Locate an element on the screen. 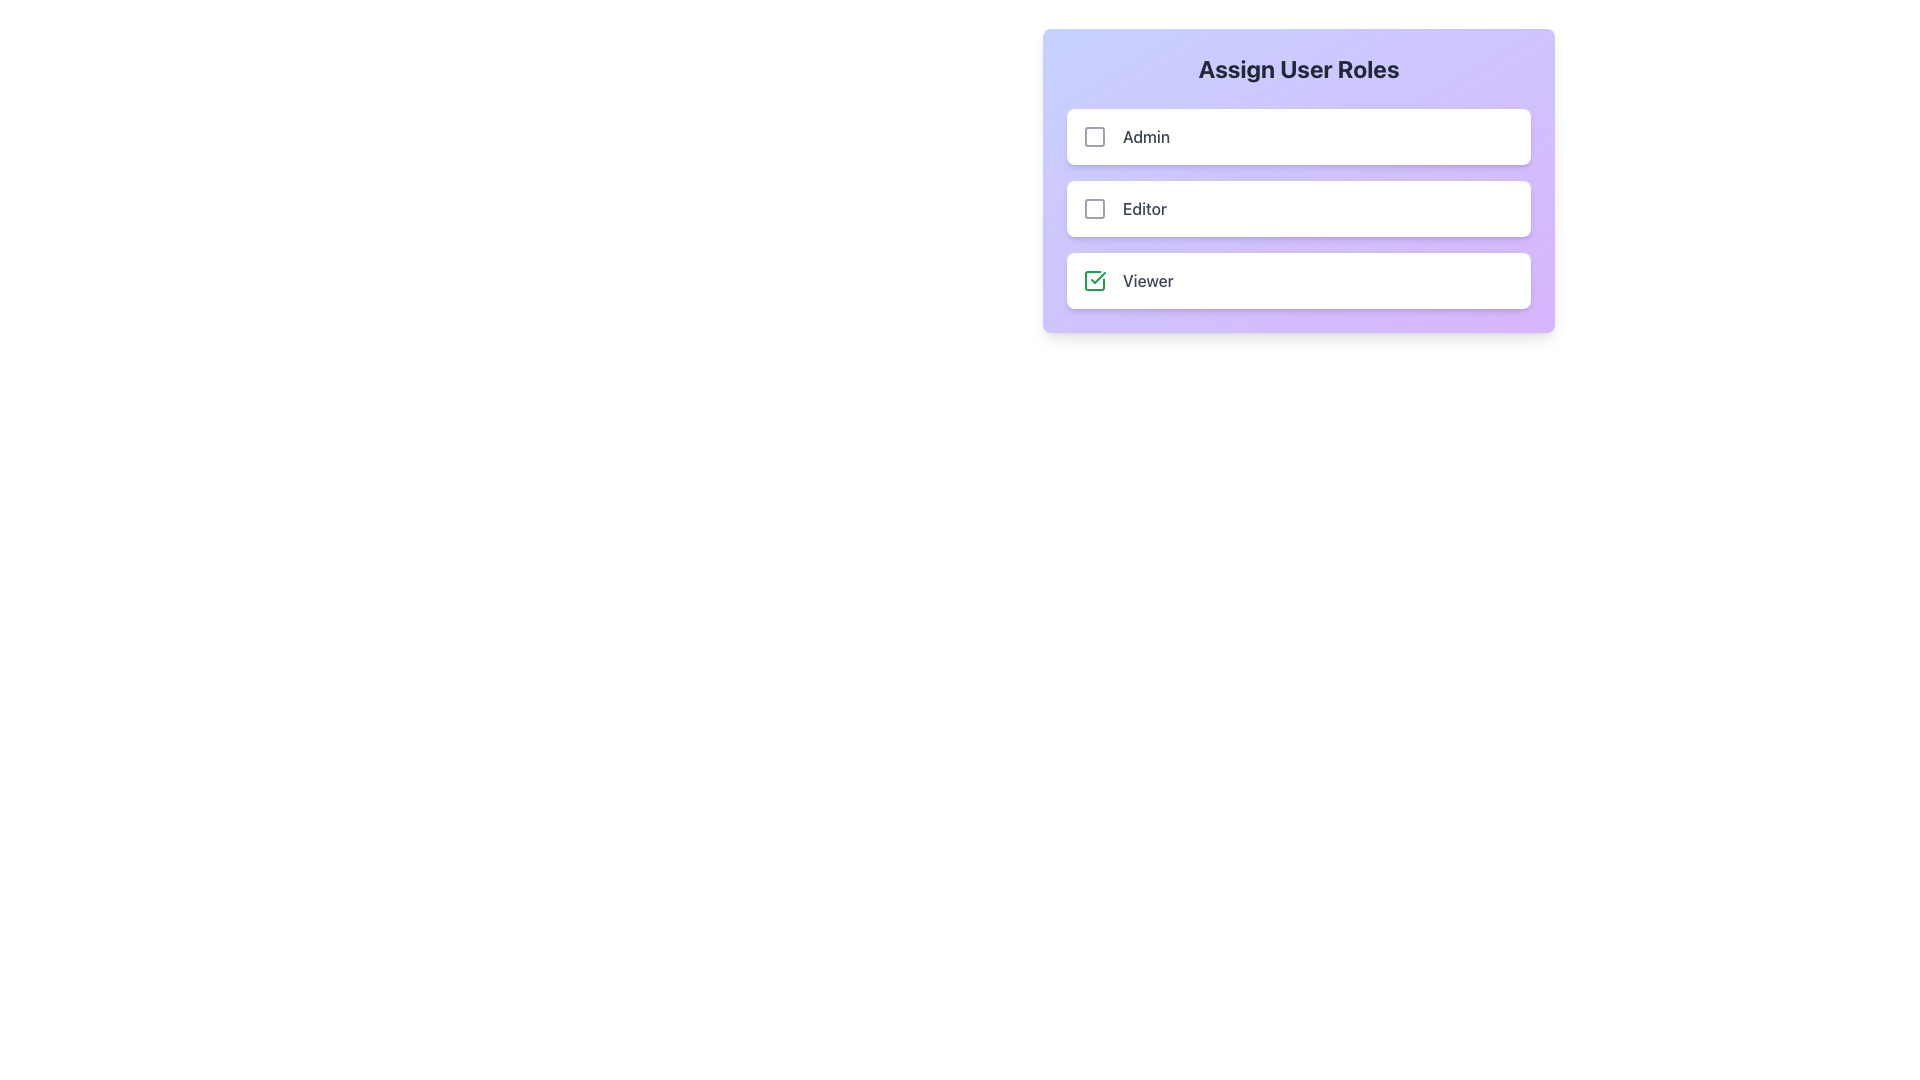 This screenshot has width=1920, height=1080. properties of the Checkbox-based selectable list item labeled 'Editor', which is the second item in a vertical list, featuring a white background and a checkbox icon is located at coordinates (1299, 208).